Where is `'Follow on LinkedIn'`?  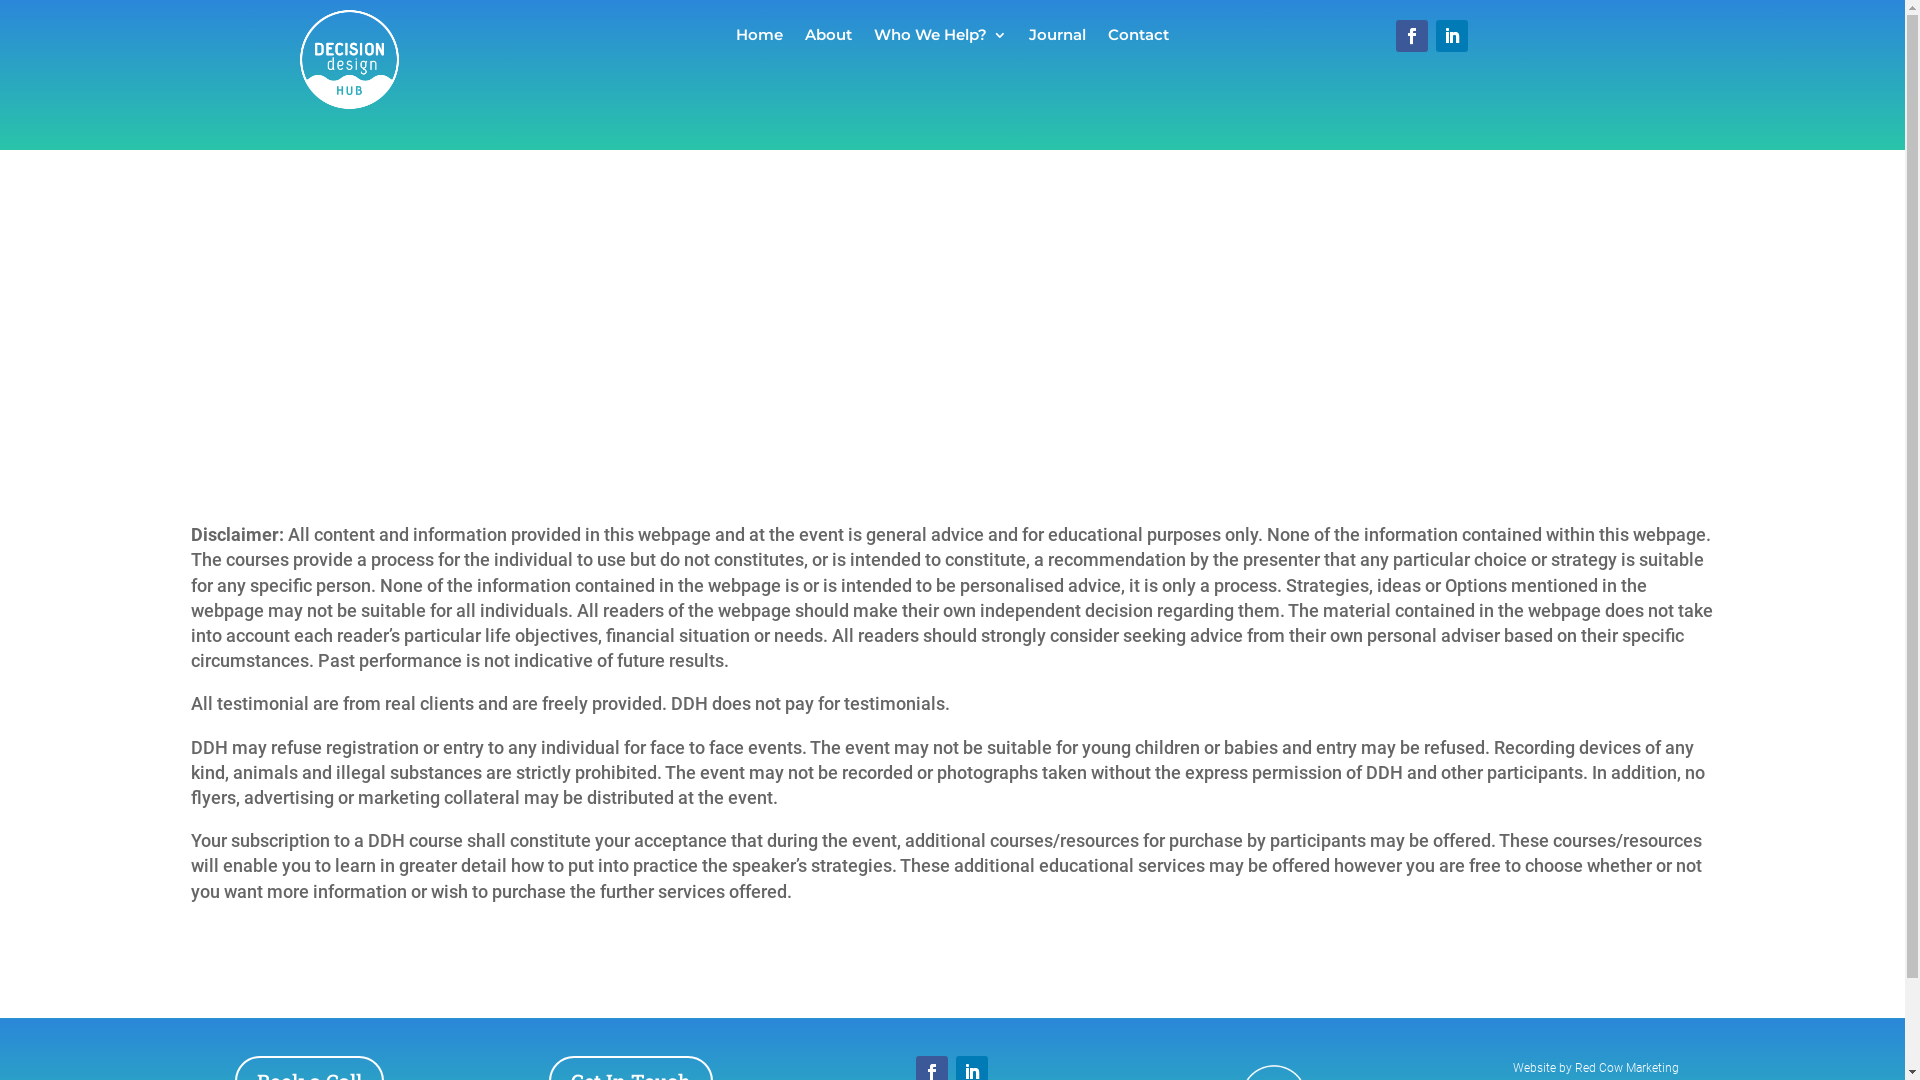 'Follow on LinkedIn' is located at coordinates (1451, 35).